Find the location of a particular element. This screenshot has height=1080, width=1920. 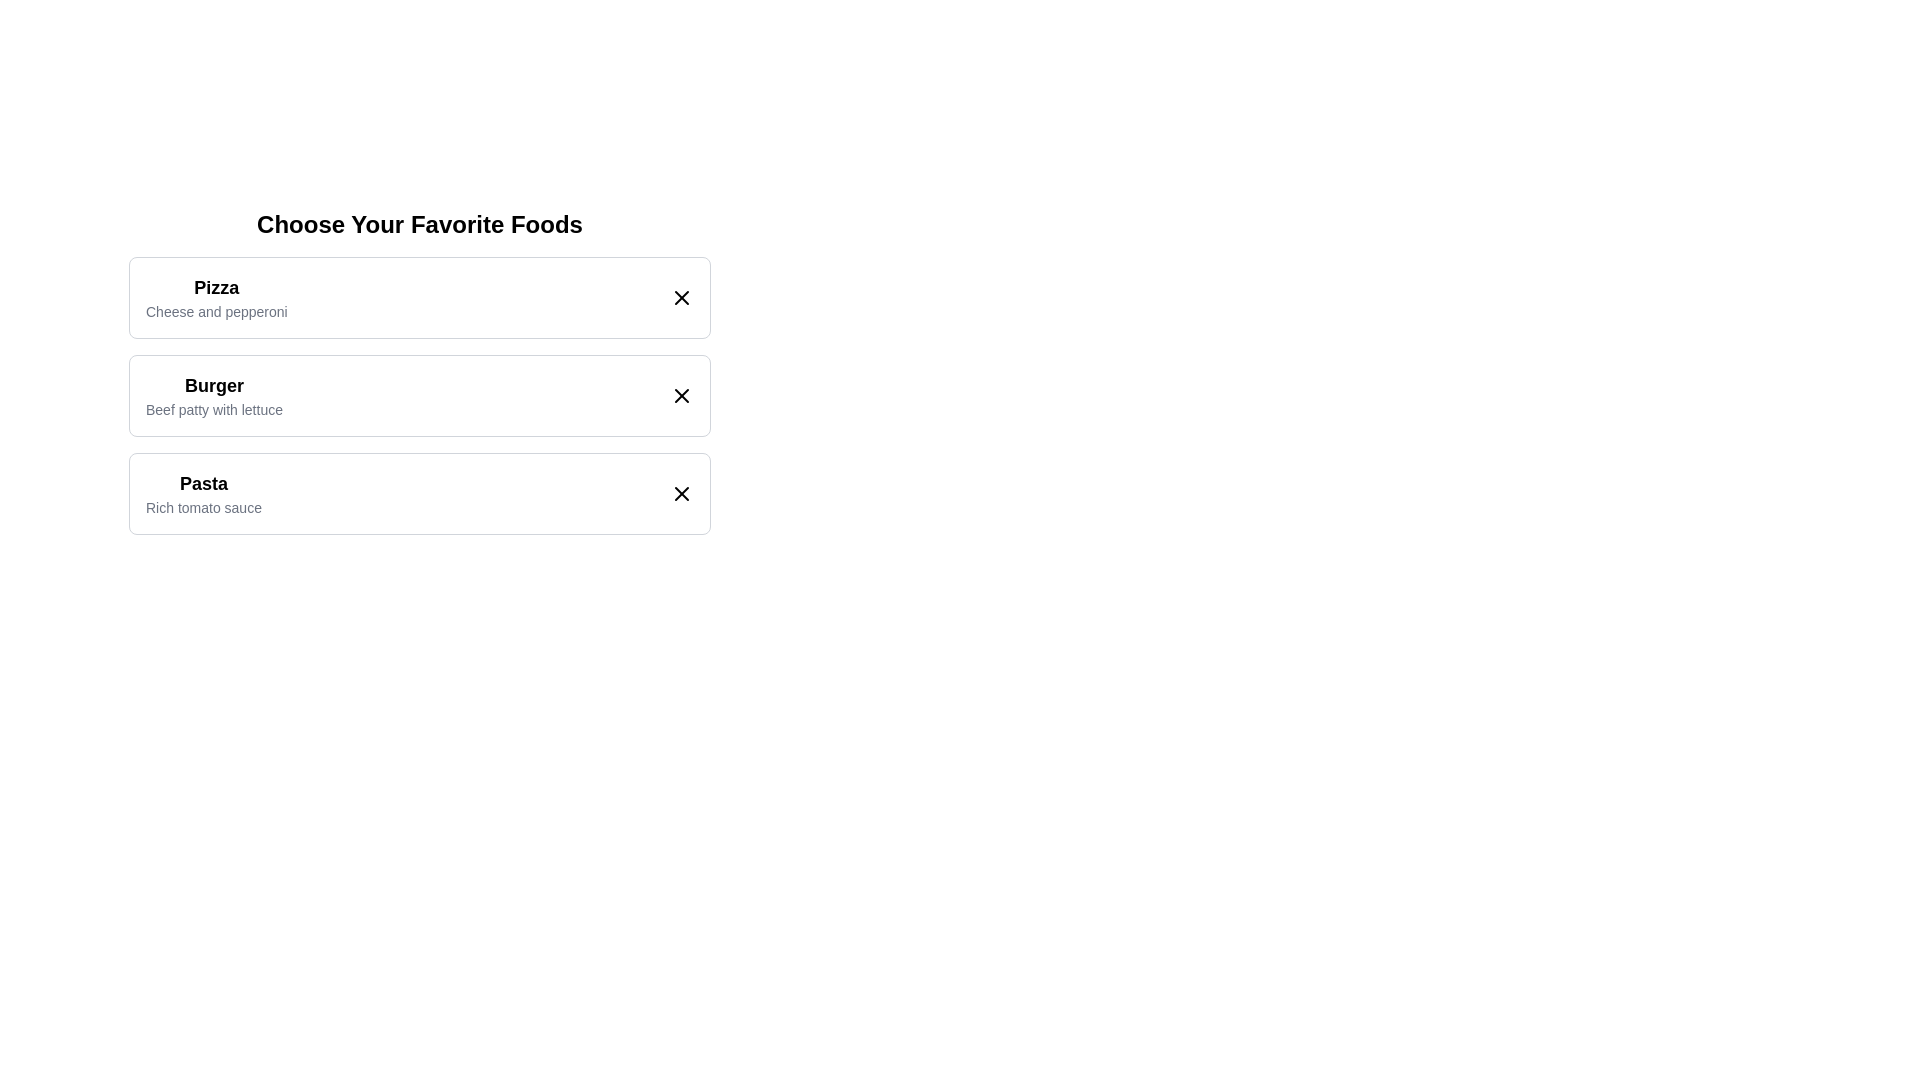

the third item in the list of favorite foods is located at coordinates (419, 493).